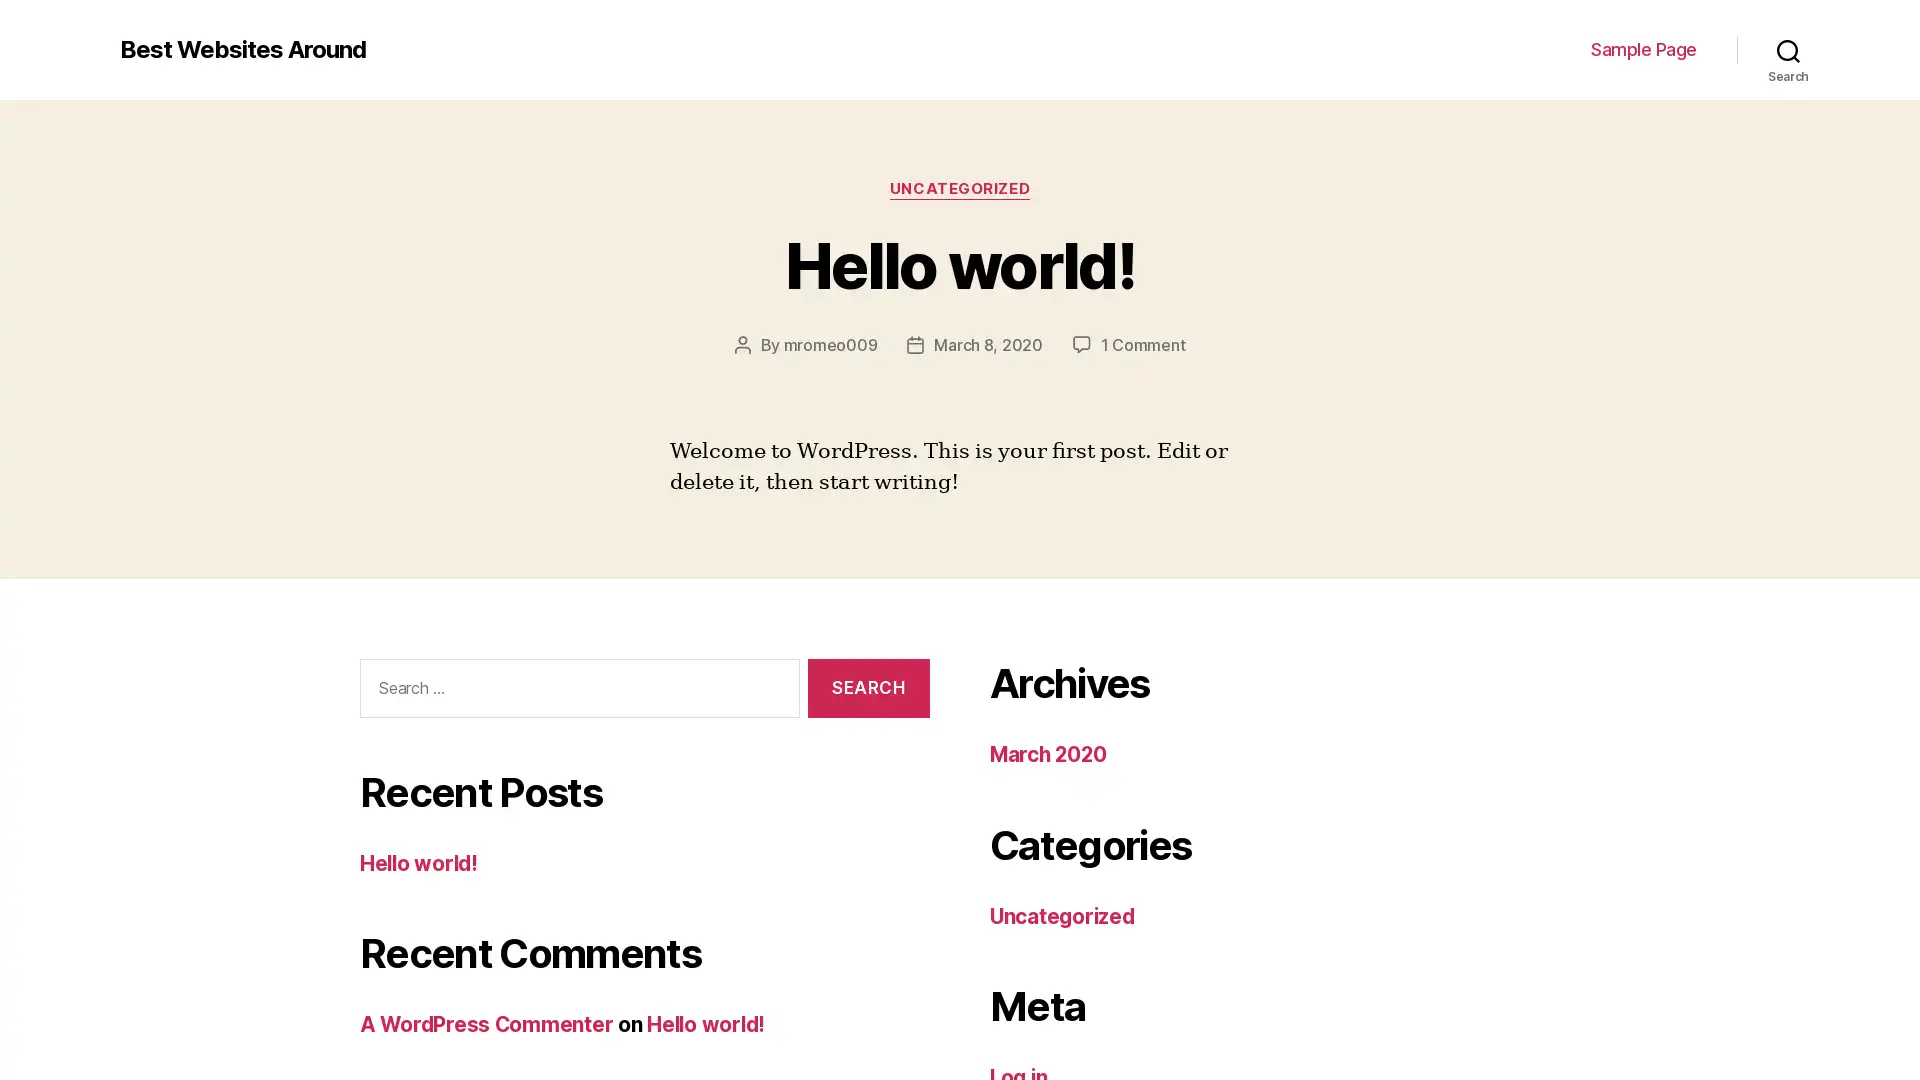 This screenshot has height=1080, width=1920. I want to click on Search, so click(1788, 49).